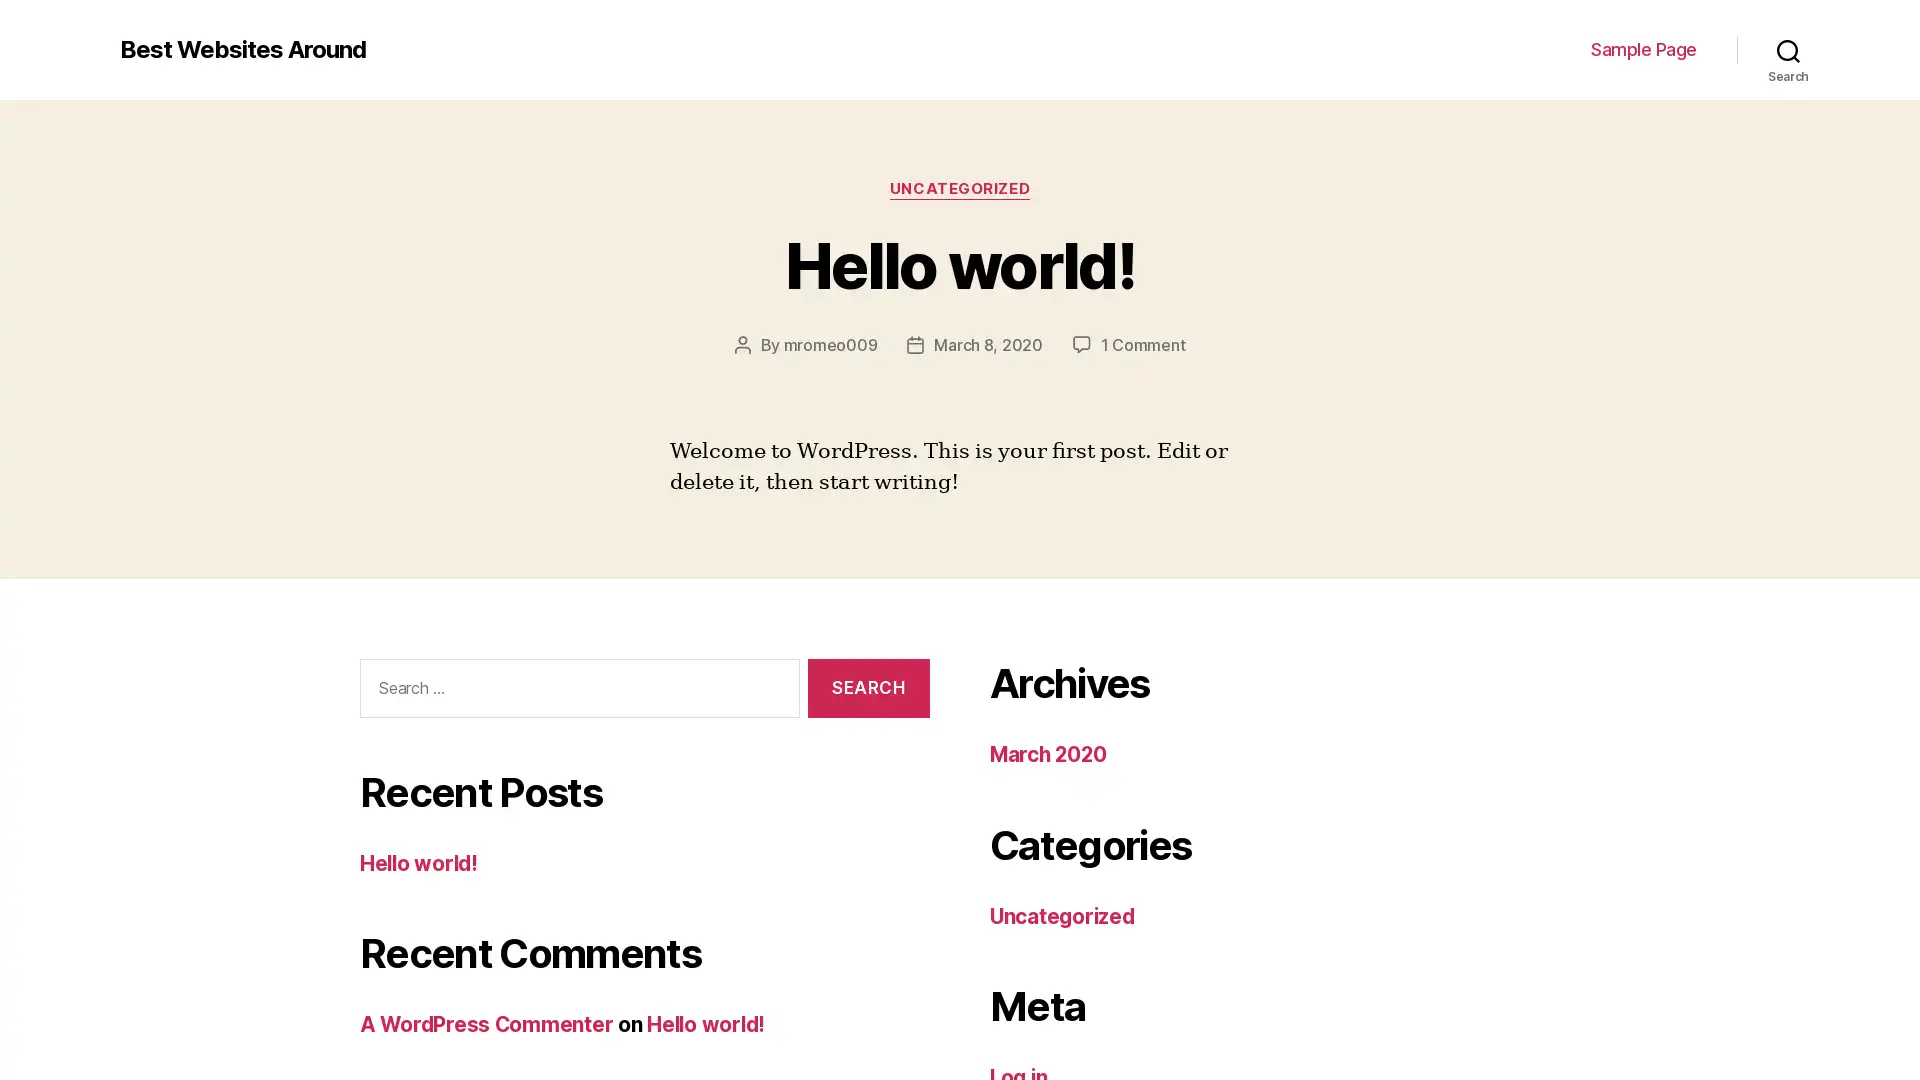 This screenshot has height=1080, width=1920. I want to click on Search, so click(1788, 49).